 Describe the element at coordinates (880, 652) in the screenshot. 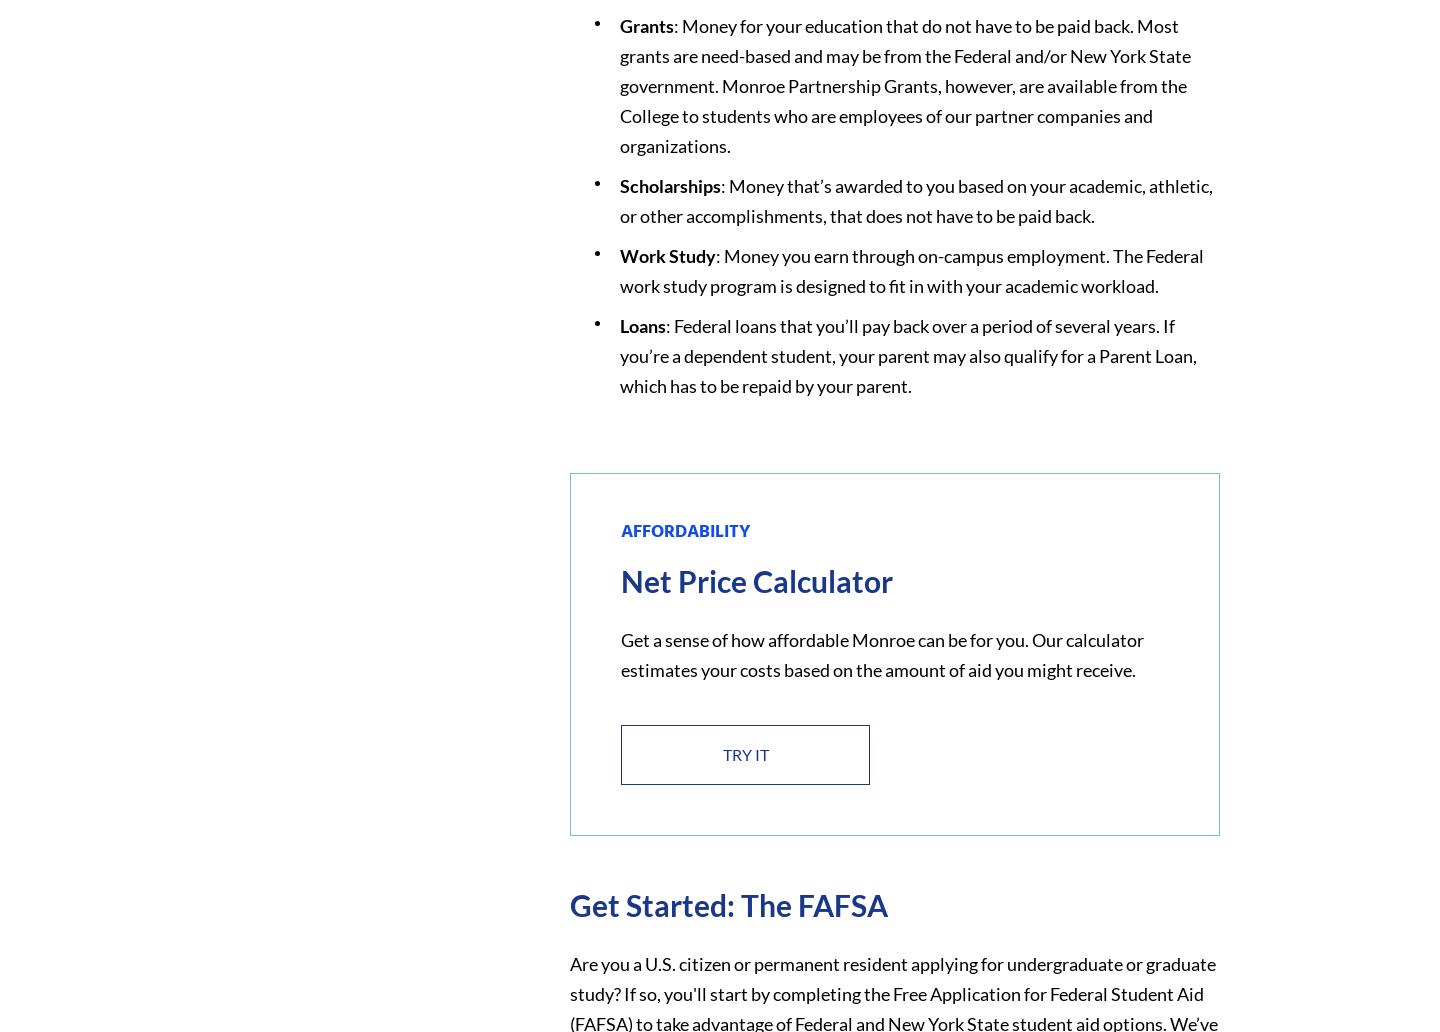

I see `'Get a sense of how affordable Monroe can be for you. Our calculator estimates your costs based on the amount of aid you might receive.'` at that location.